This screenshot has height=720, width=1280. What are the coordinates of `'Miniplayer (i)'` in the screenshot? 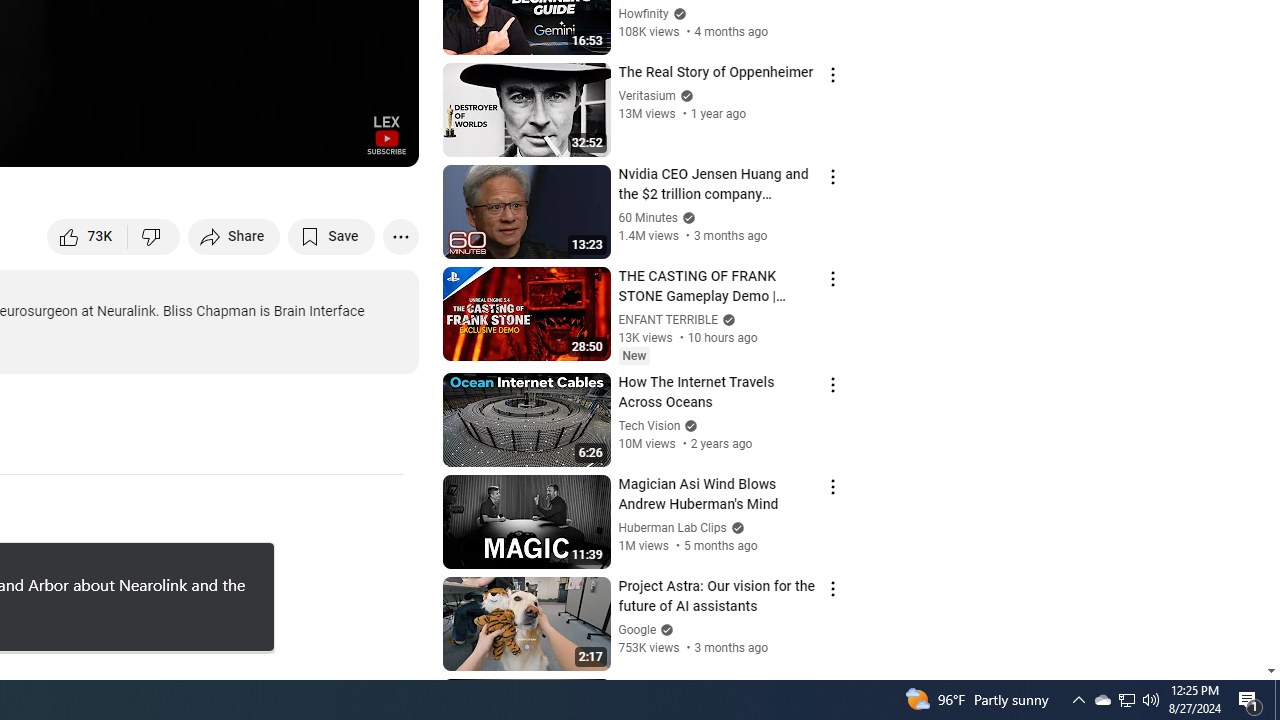 It's located at (285, 141).